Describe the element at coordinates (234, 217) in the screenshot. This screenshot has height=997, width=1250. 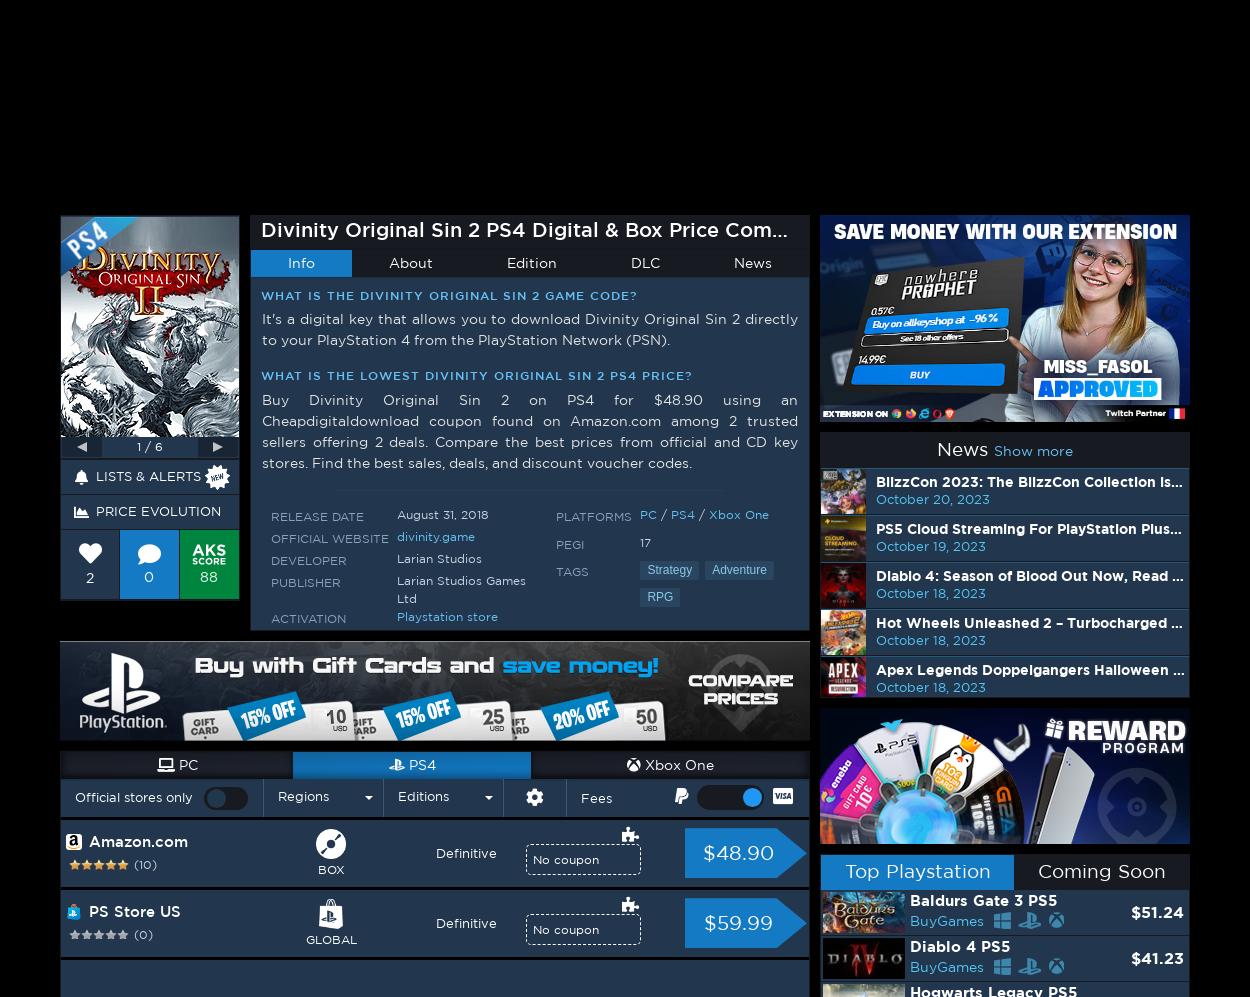
I see `'1 comment'` at that location.